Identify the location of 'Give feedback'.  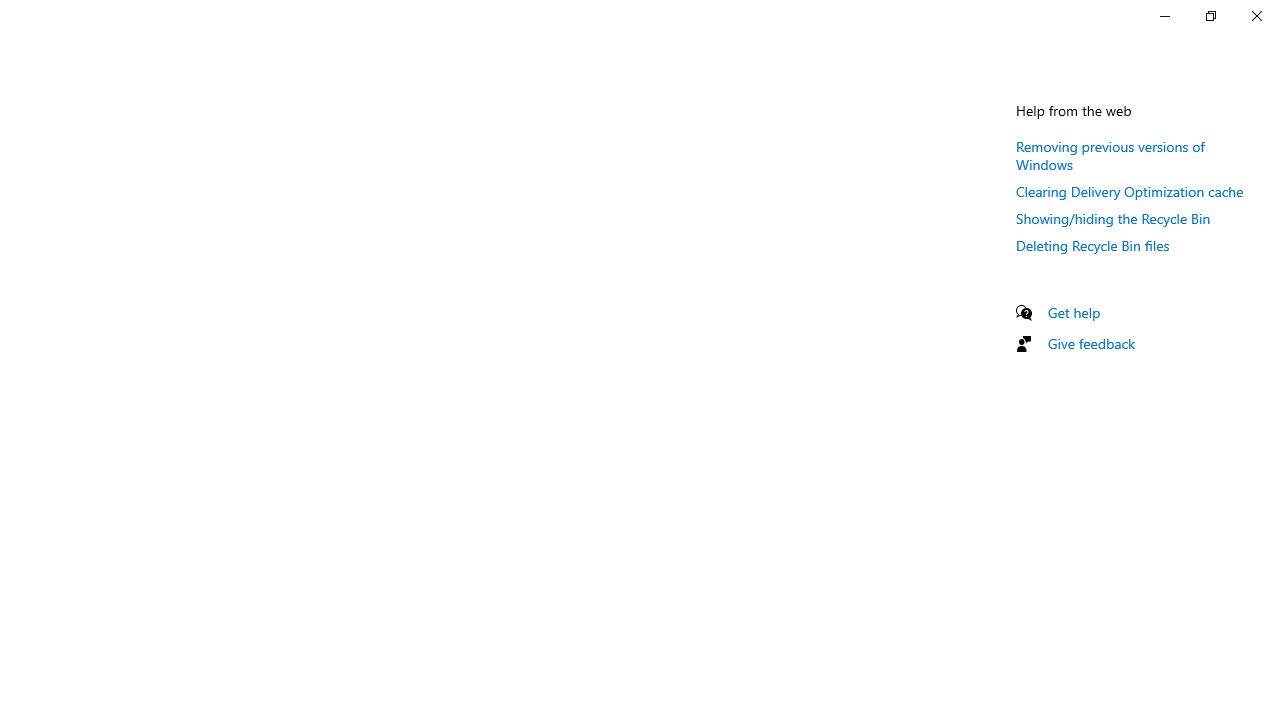
(1090, 342).